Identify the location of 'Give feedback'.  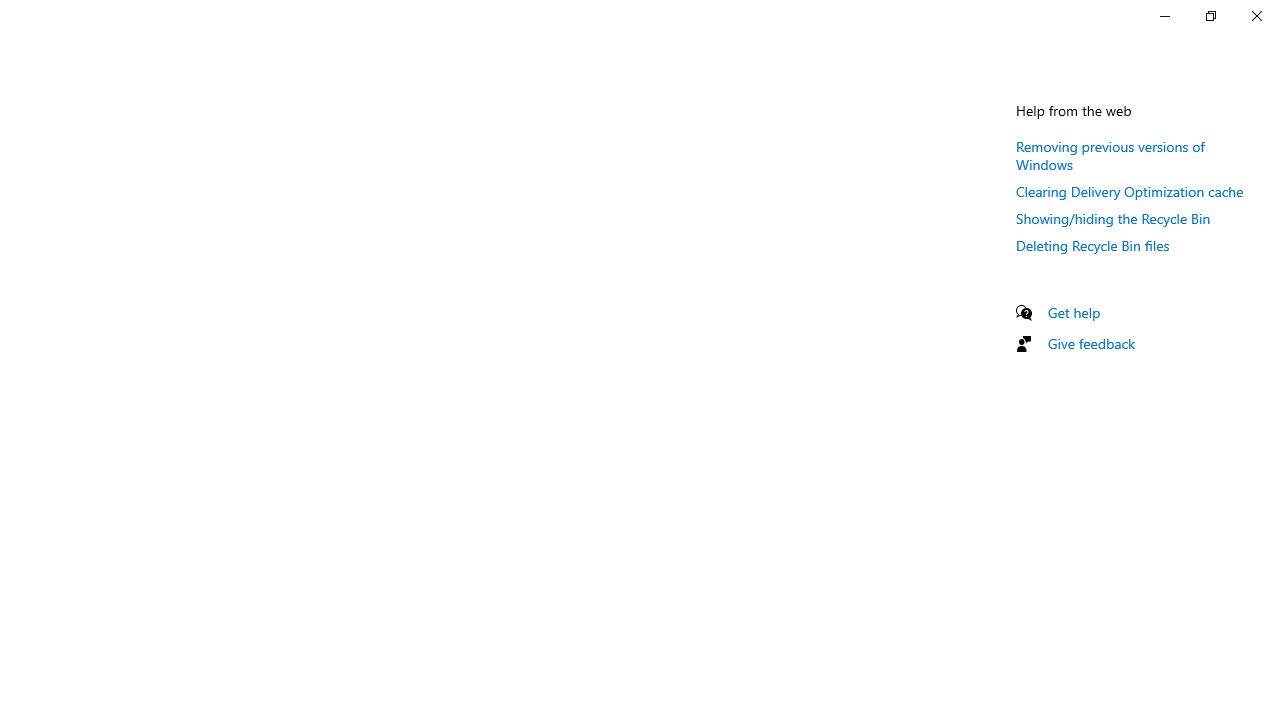
(1090, 342).